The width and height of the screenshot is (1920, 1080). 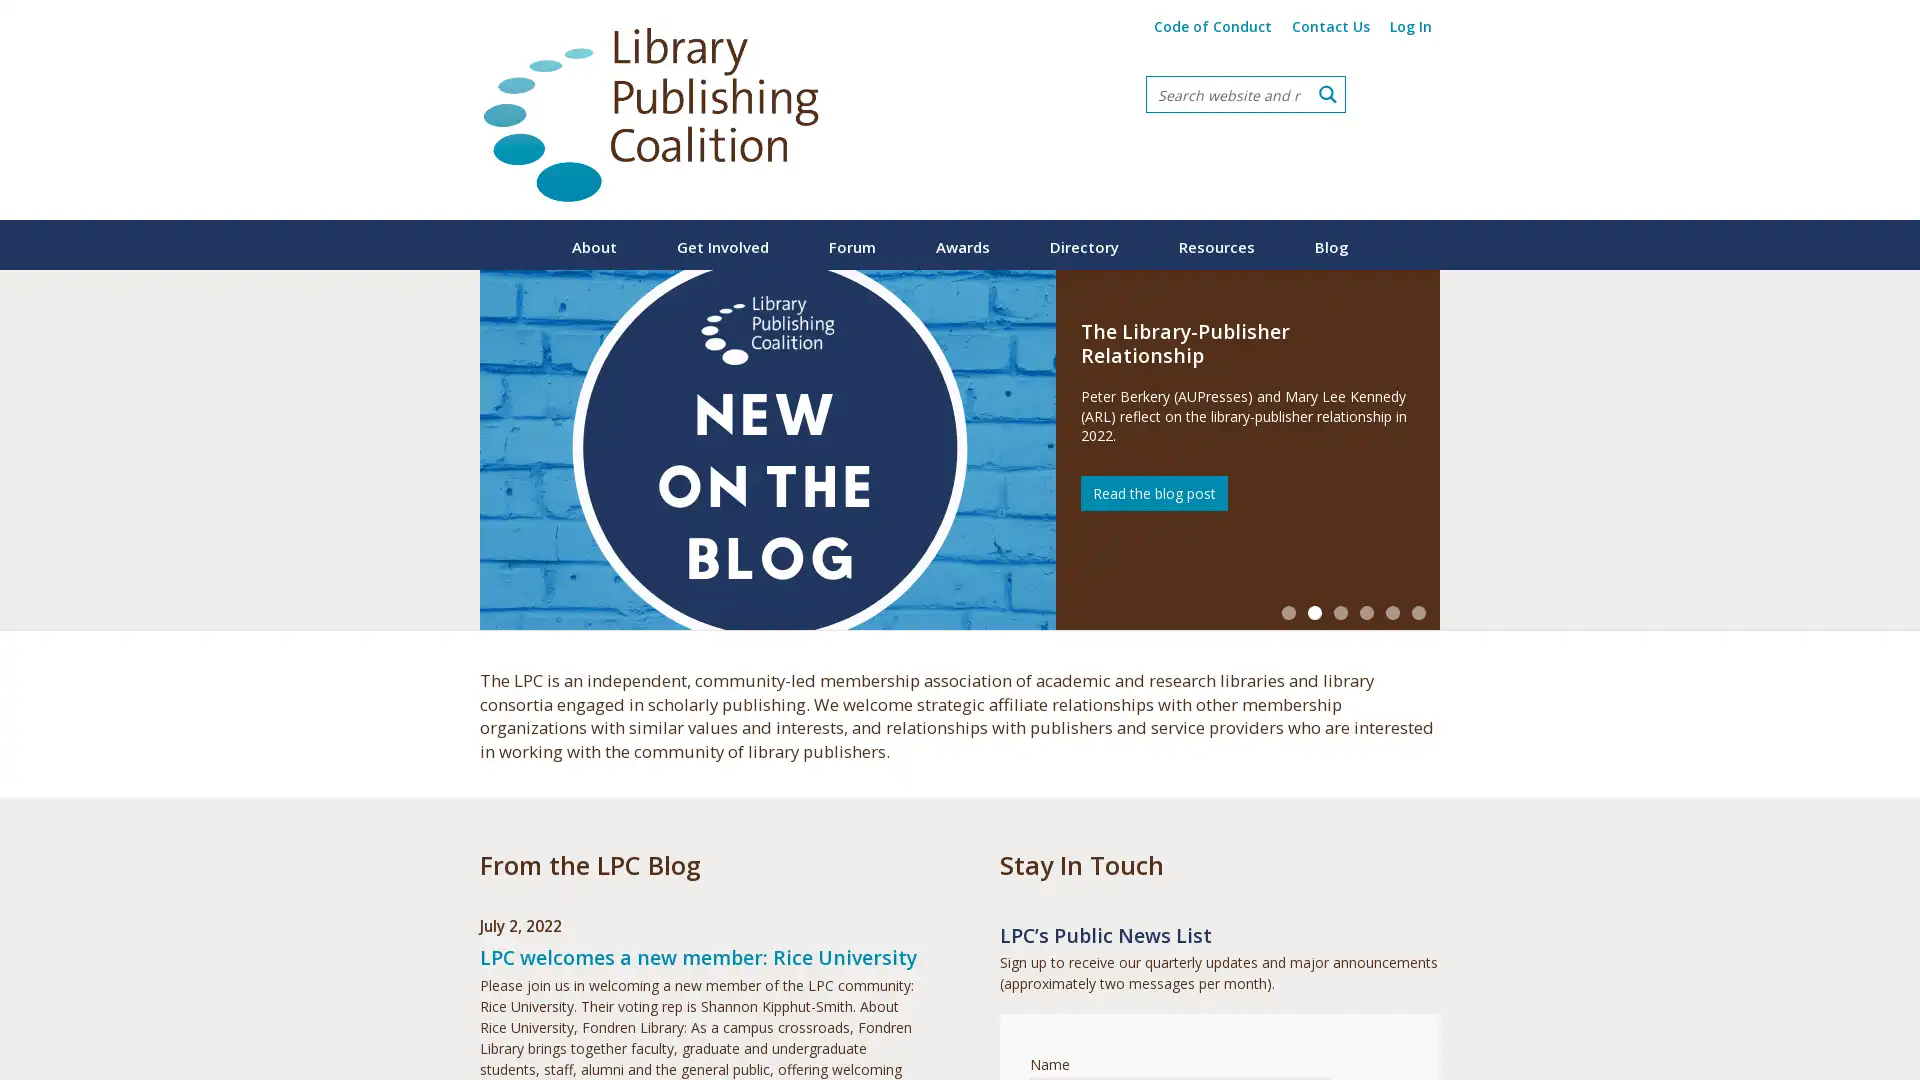 I want to click on Go to slide 5, so click(x=1391, y=612).